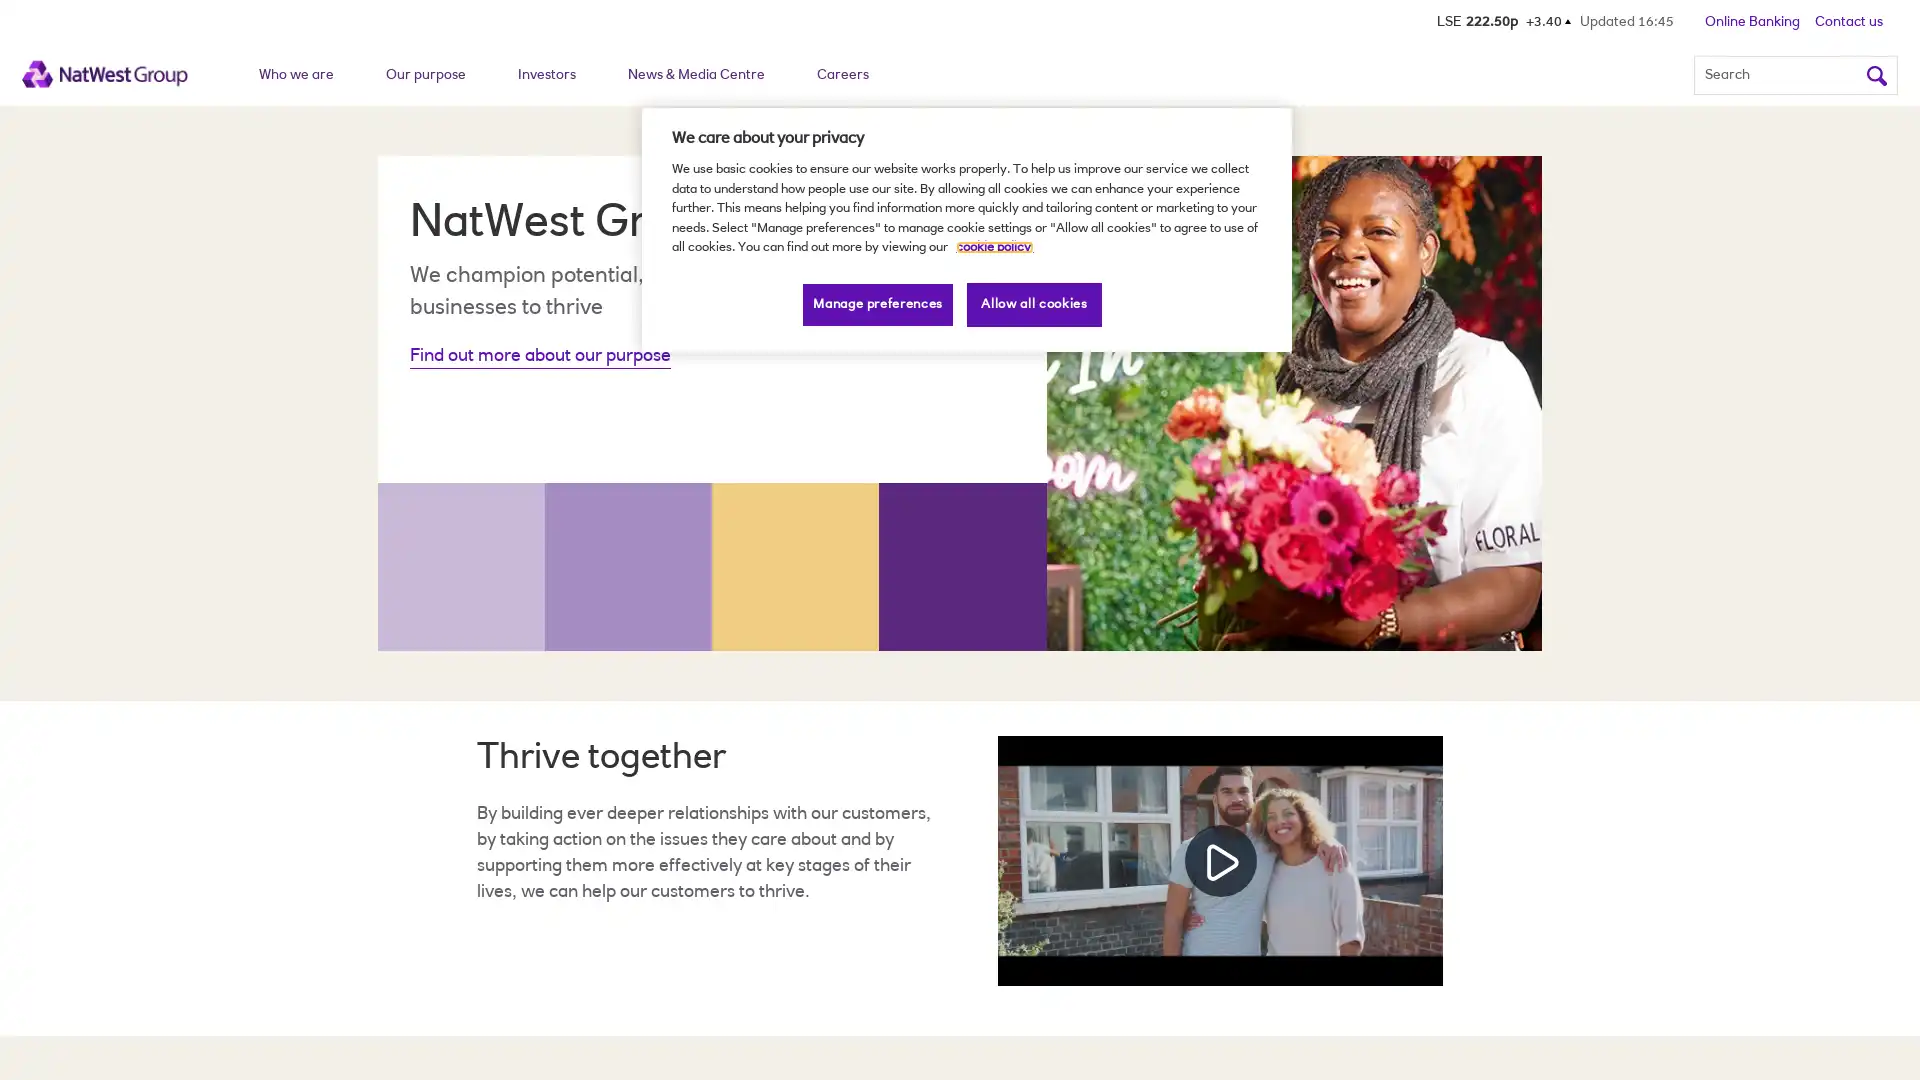 Image resolution: width=1920 pixels, height=1080 pixels. Describe the element at coordinates (1875, 73) in the screenshot. I see `Search` at that location.